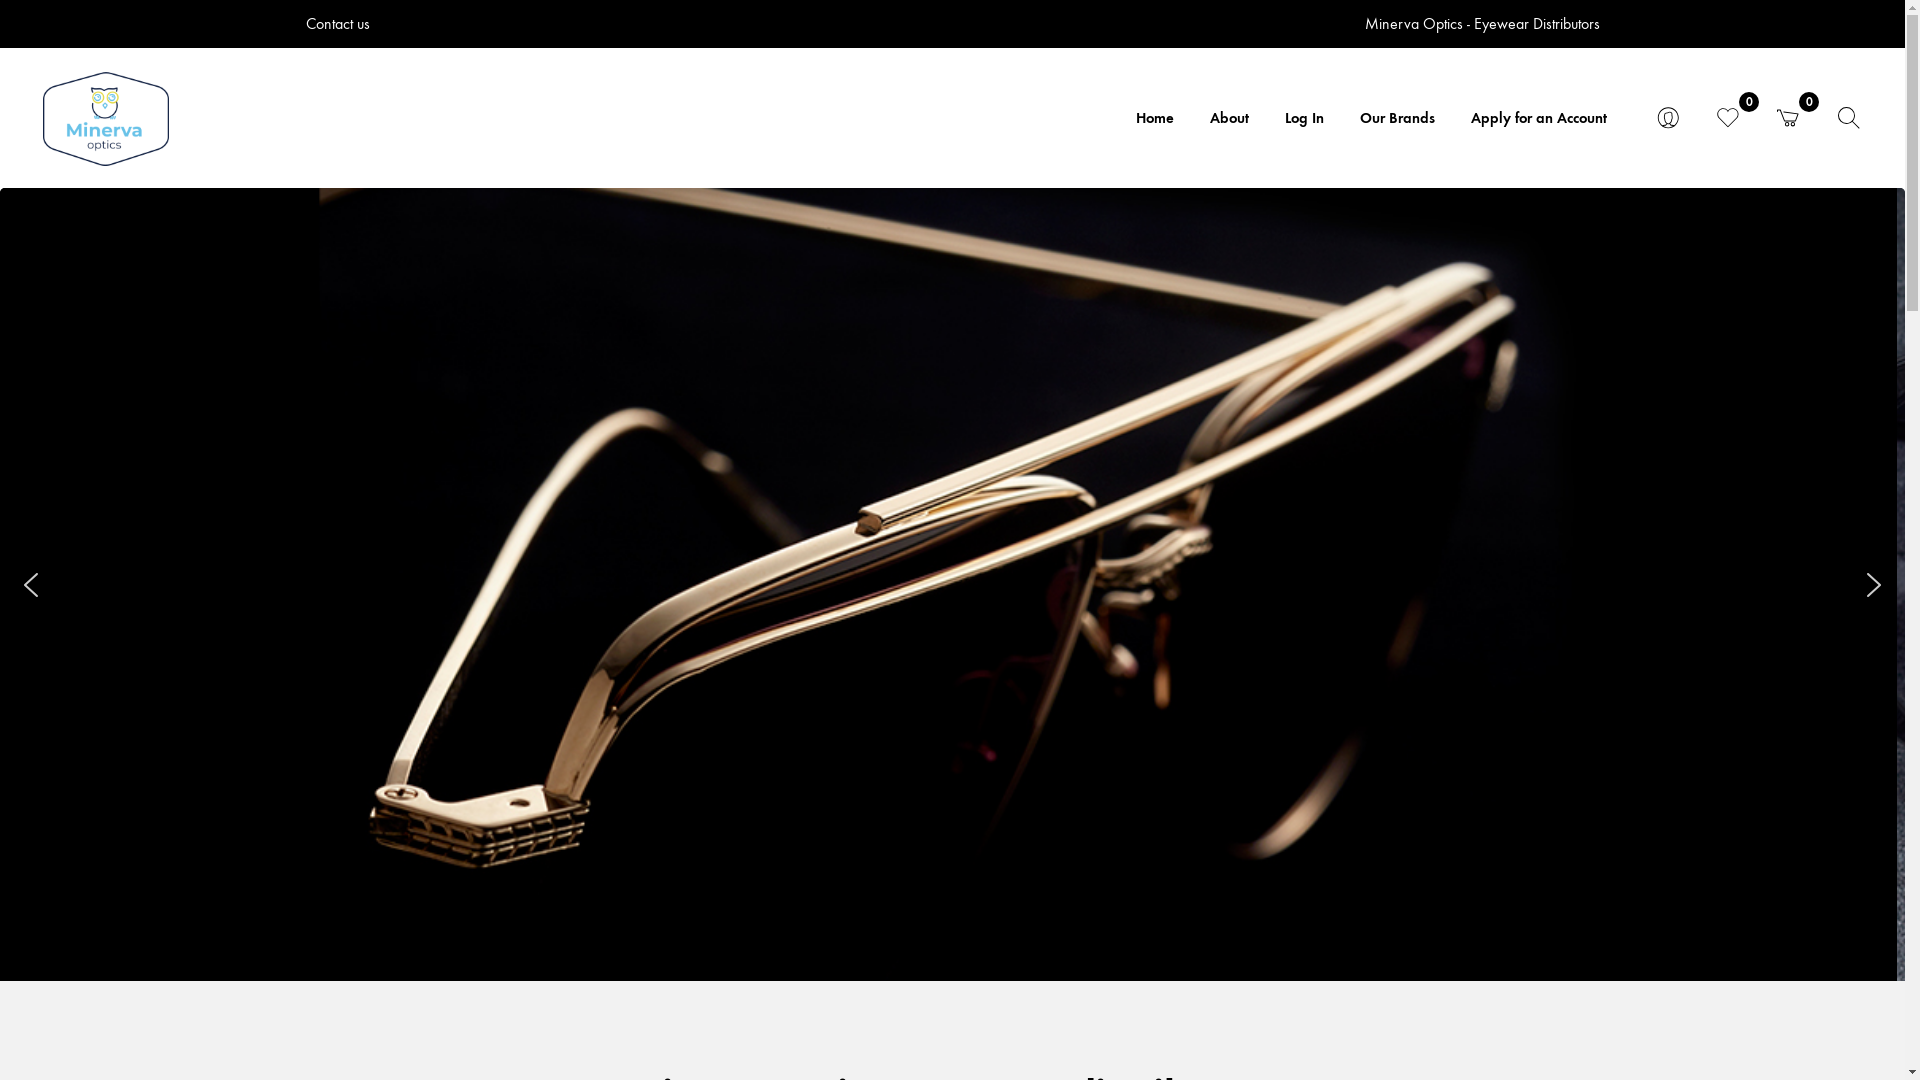 This screenshot has width=1920, height=1080. I want to click on 'Home', so click(1155, 119).